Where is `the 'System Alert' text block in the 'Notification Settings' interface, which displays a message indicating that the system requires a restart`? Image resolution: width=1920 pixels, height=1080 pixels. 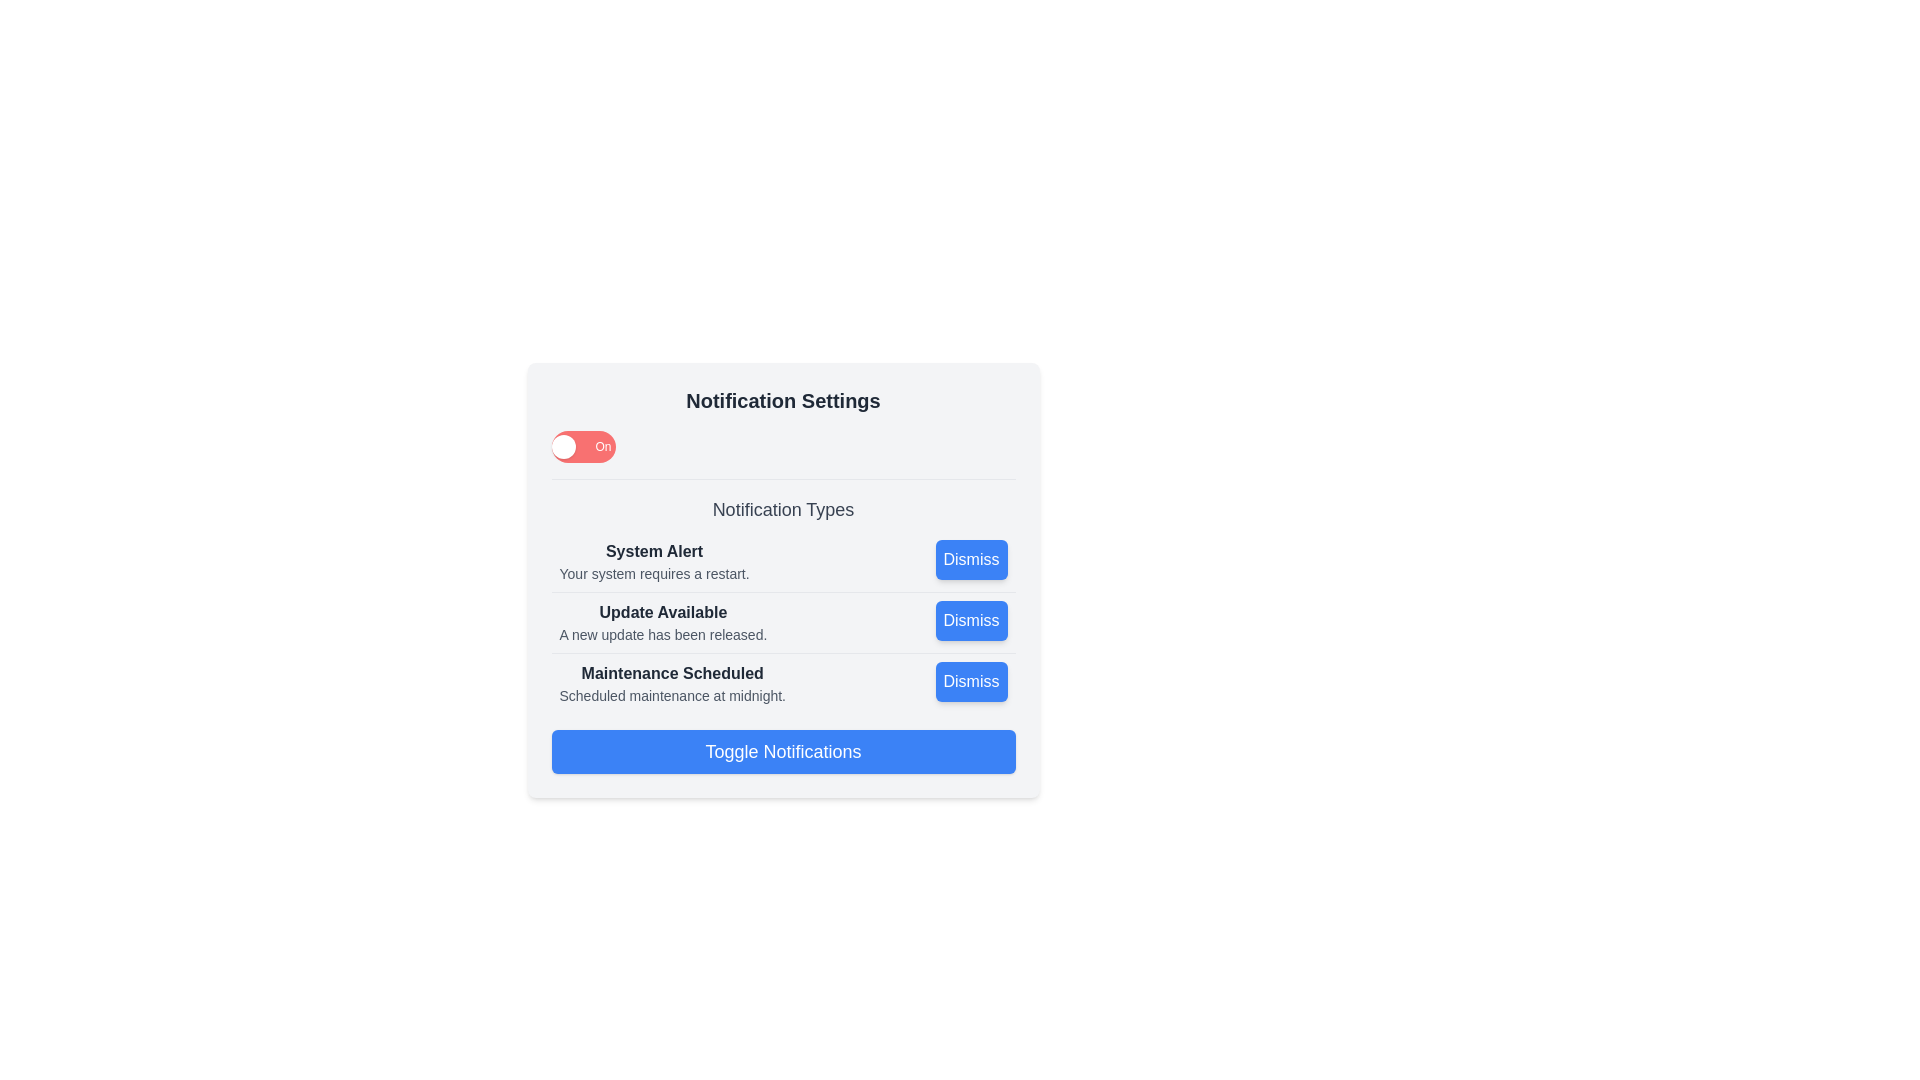 the 'System Alert' text block in the 'Notification Settings' interface, which displays a message indicating that the system requires a restart is located at coordinates (654, 562).